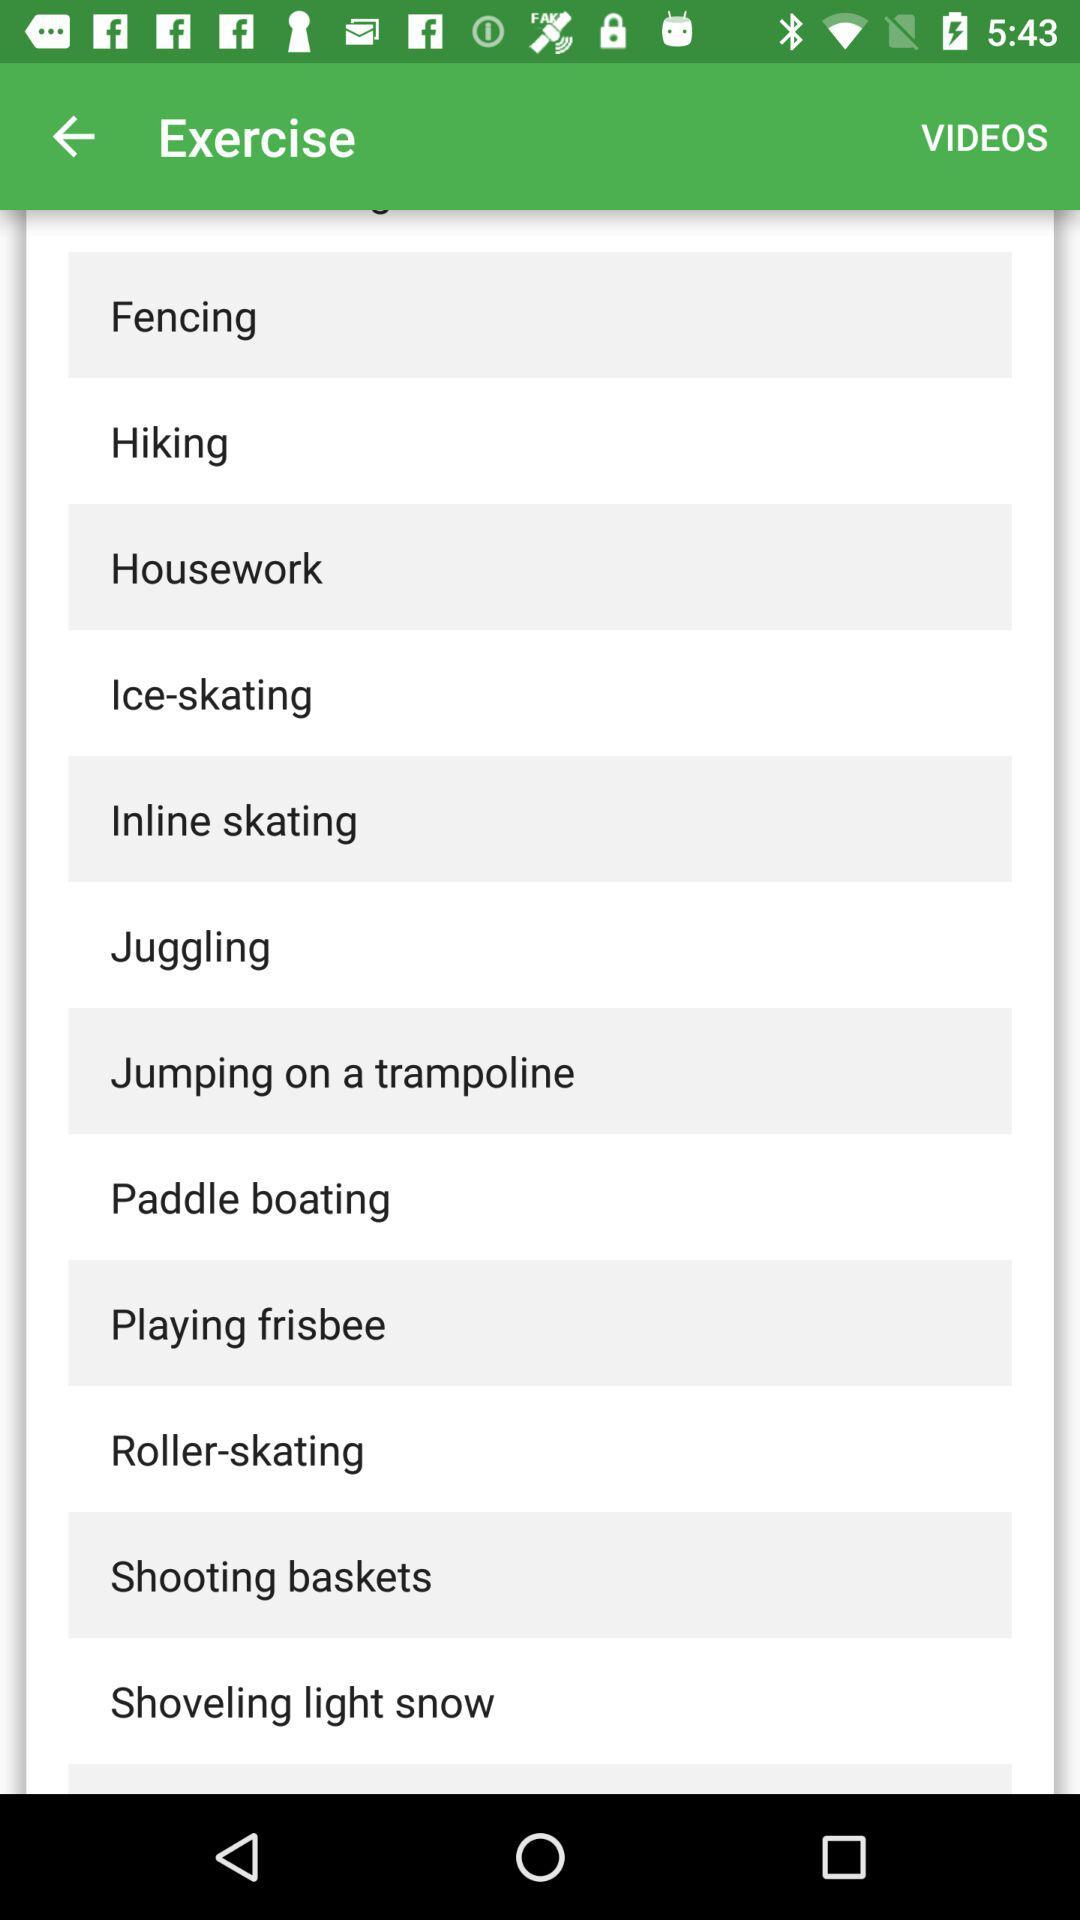  I want to click on app next to exercise icon, so click(72, 135).